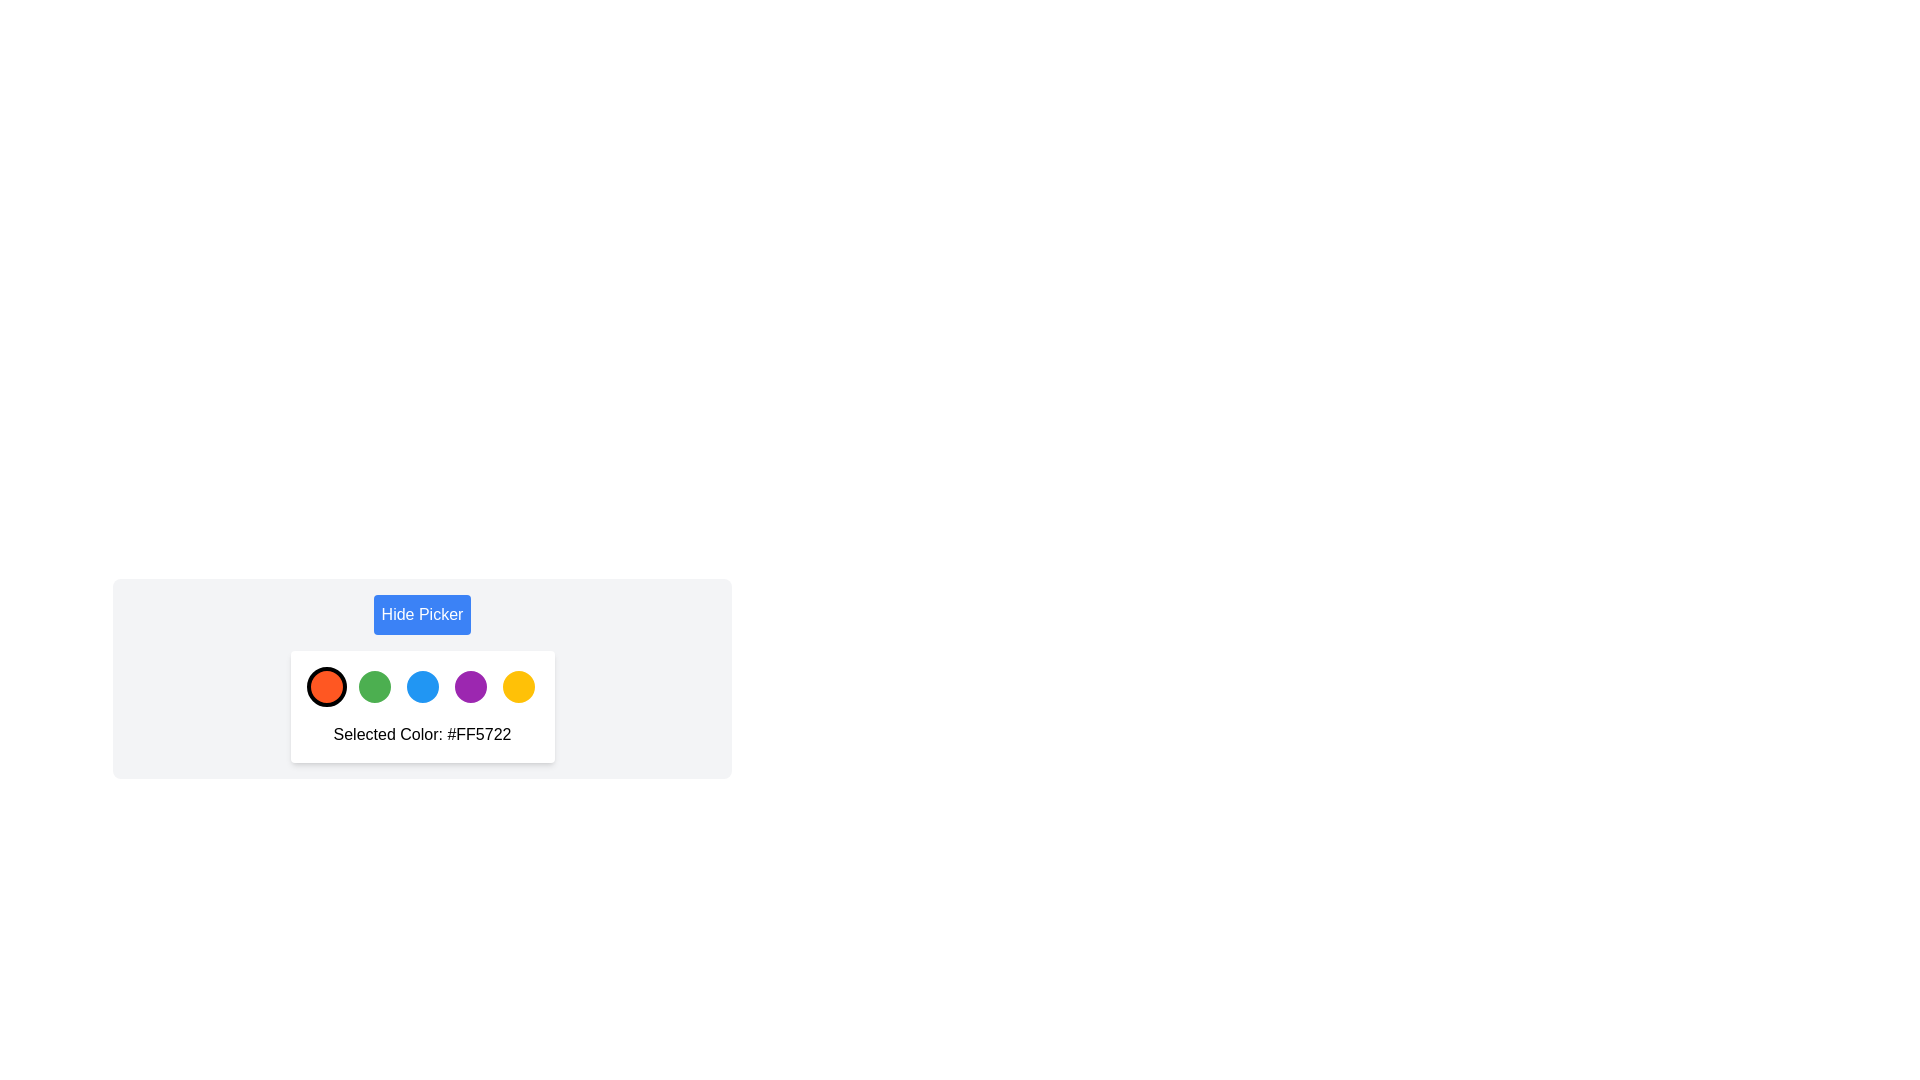 Image resolution: width=1920 pixels, height=1080 pixels. What do you see at coordinates (326, 685) in the screenshot?
I see `the first circular button filled with orange color (#FF5722)` at bounding box center [326, 685].